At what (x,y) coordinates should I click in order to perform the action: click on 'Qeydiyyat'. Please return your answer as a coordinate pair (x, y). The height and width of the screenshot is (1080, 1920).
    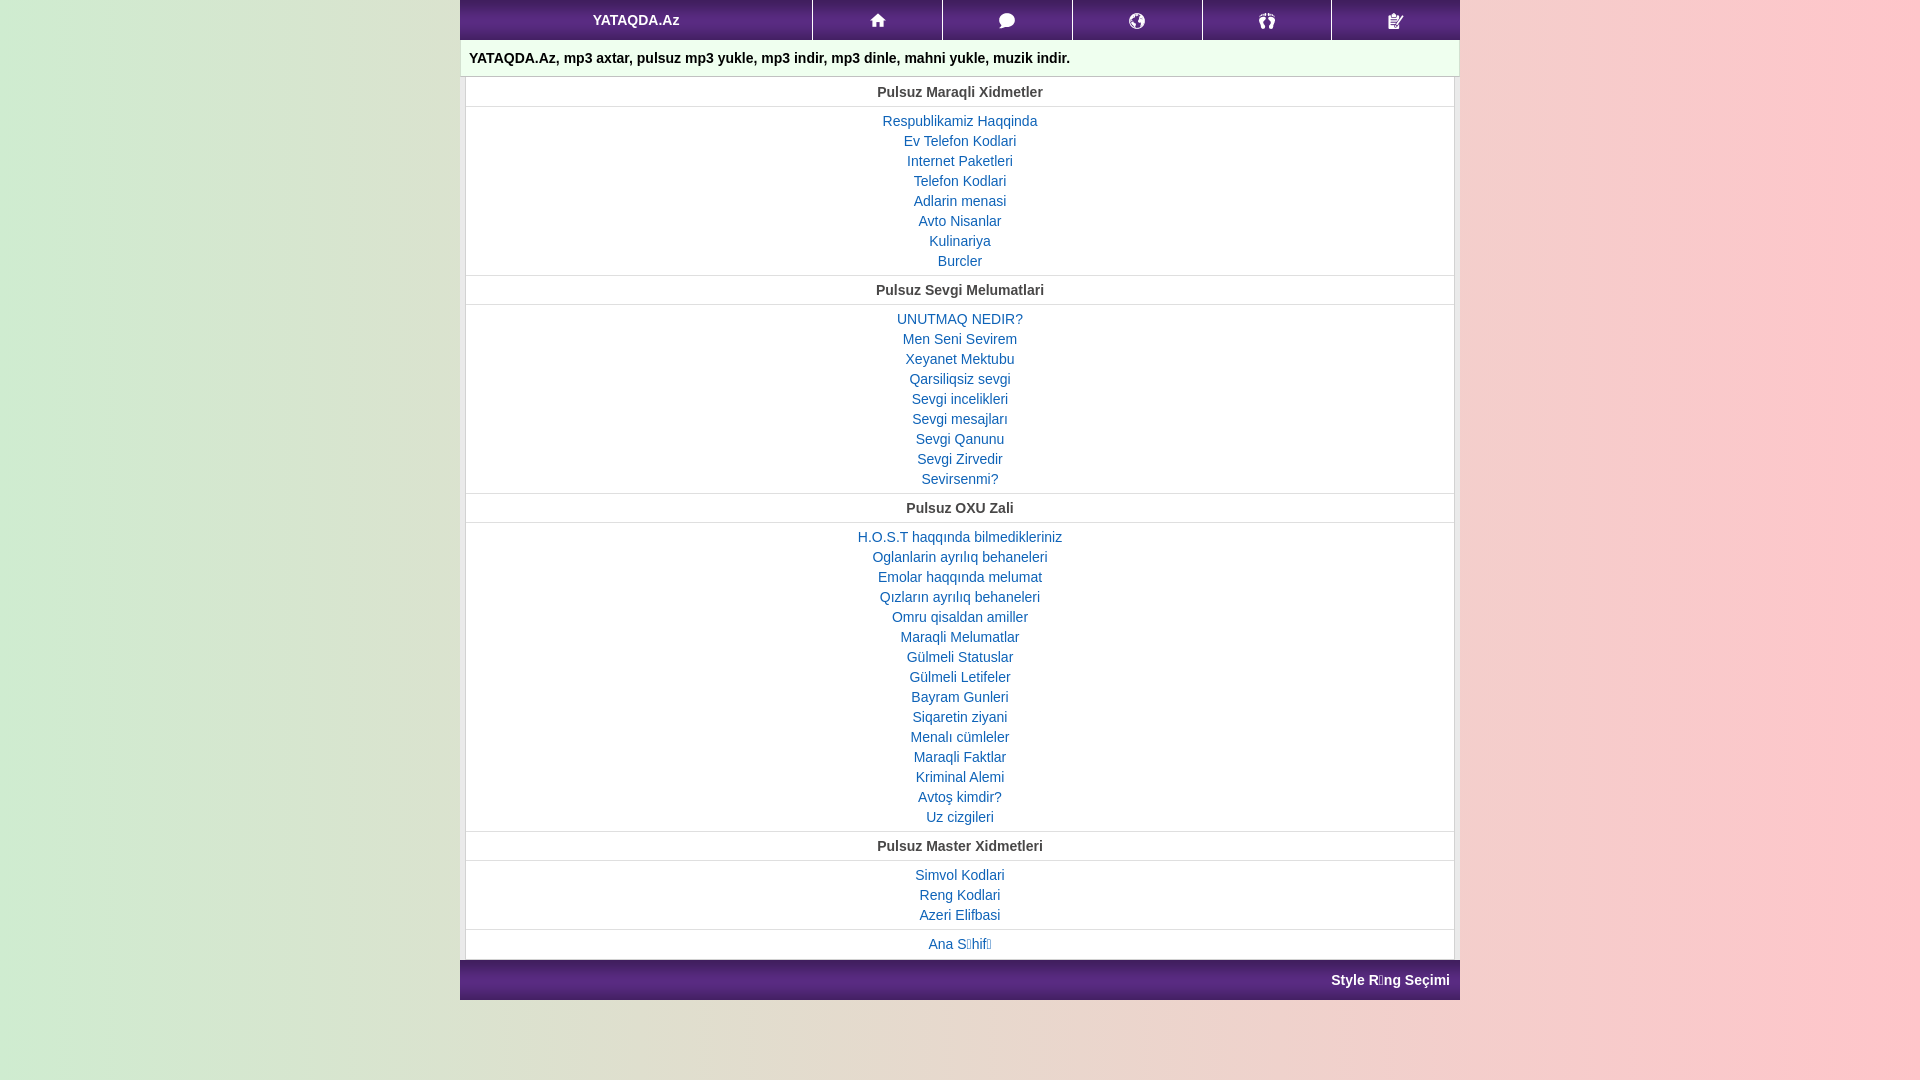
    Looking at the image, I should click on (1331, 19).